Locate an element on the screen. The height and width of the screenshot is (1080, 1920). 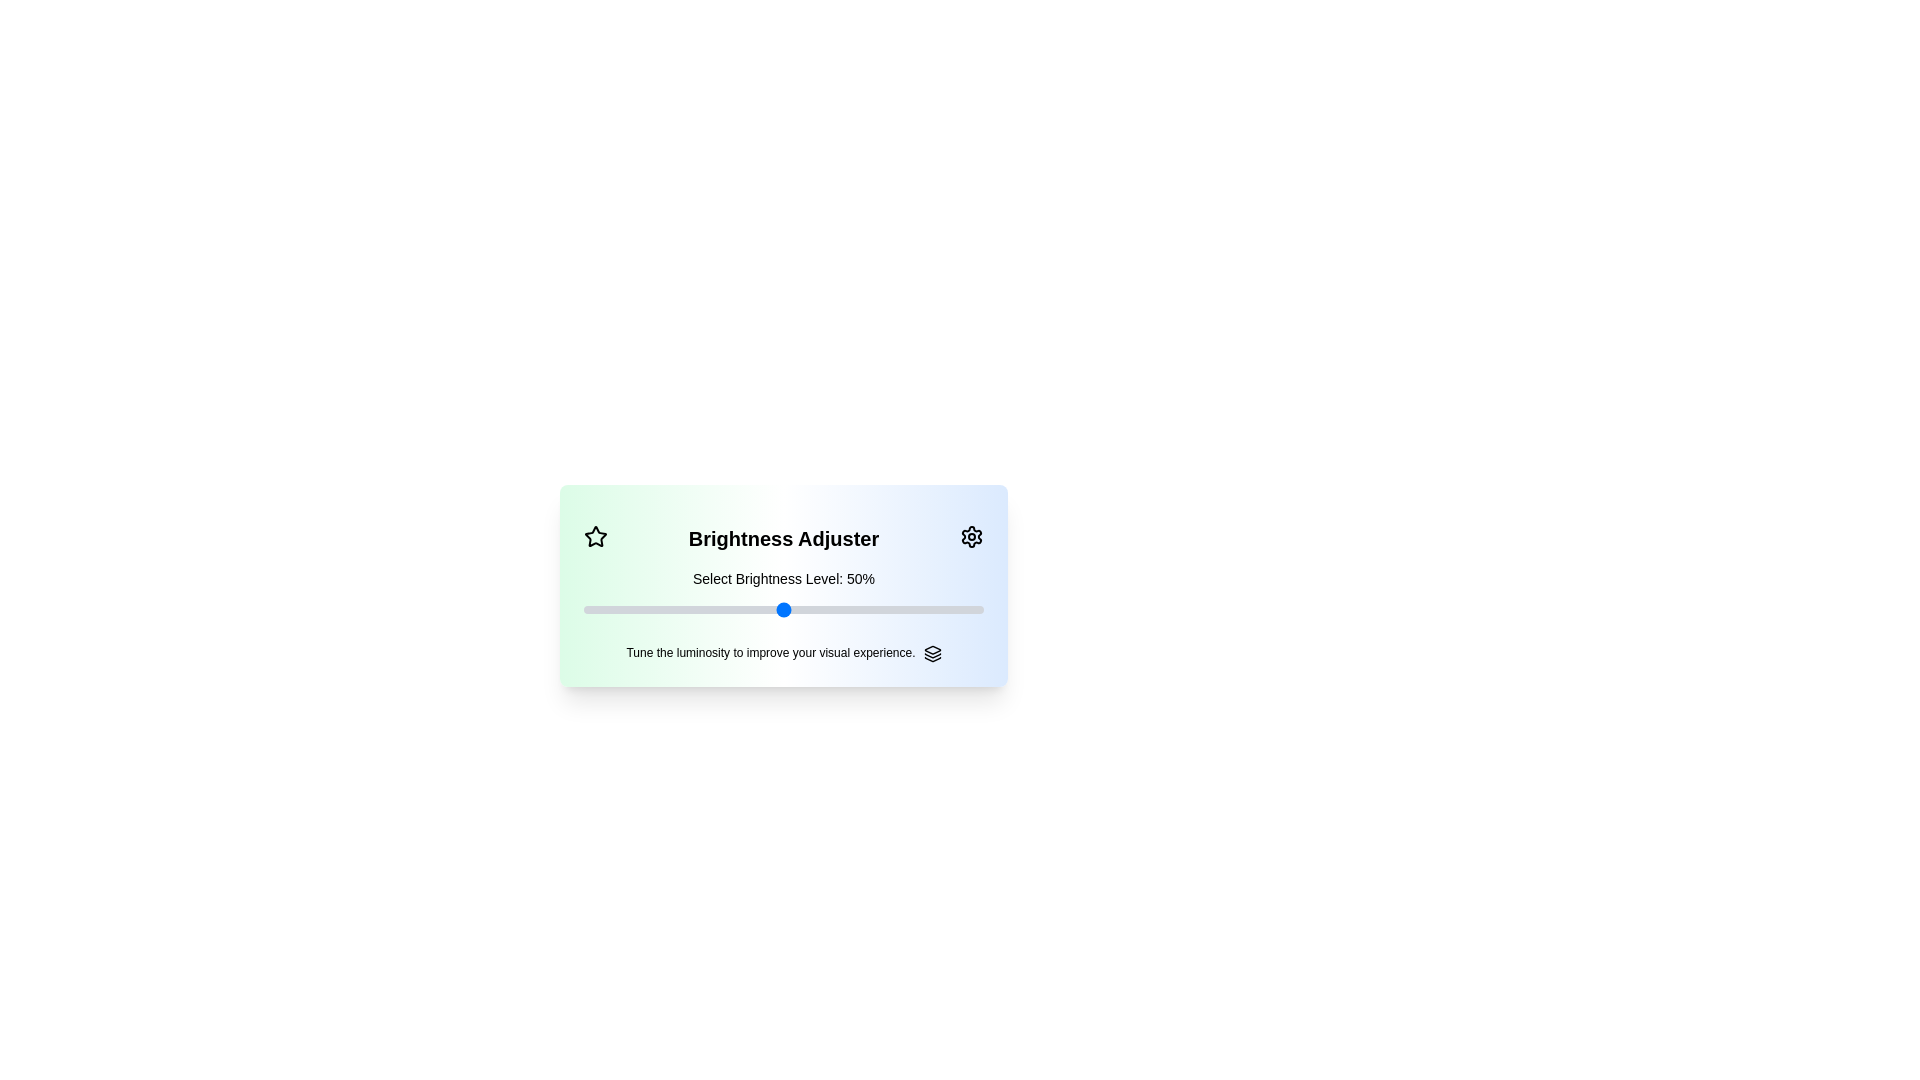
the settings icon is located at coordinates (971, 535).